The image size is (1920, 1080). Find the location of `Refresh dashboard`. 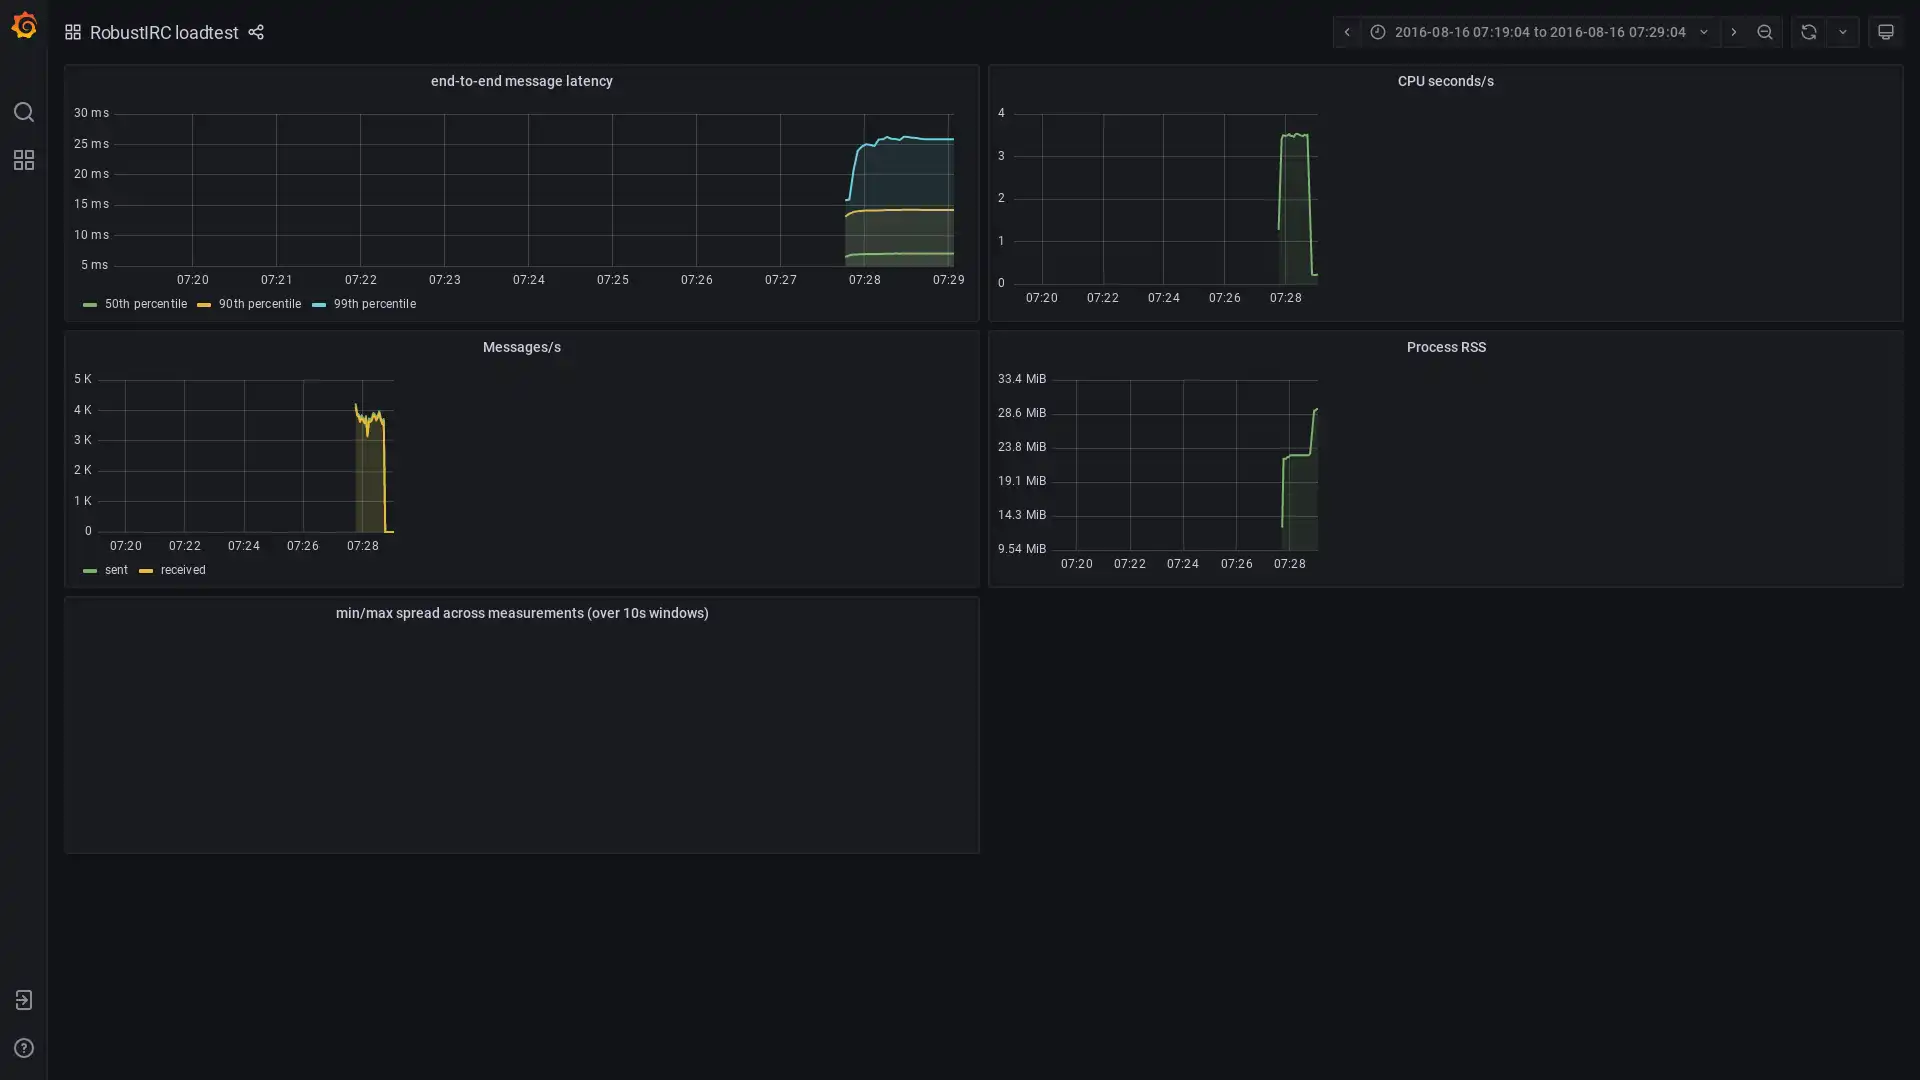

Refresh dashboard is located at coordinates (1808, 31).